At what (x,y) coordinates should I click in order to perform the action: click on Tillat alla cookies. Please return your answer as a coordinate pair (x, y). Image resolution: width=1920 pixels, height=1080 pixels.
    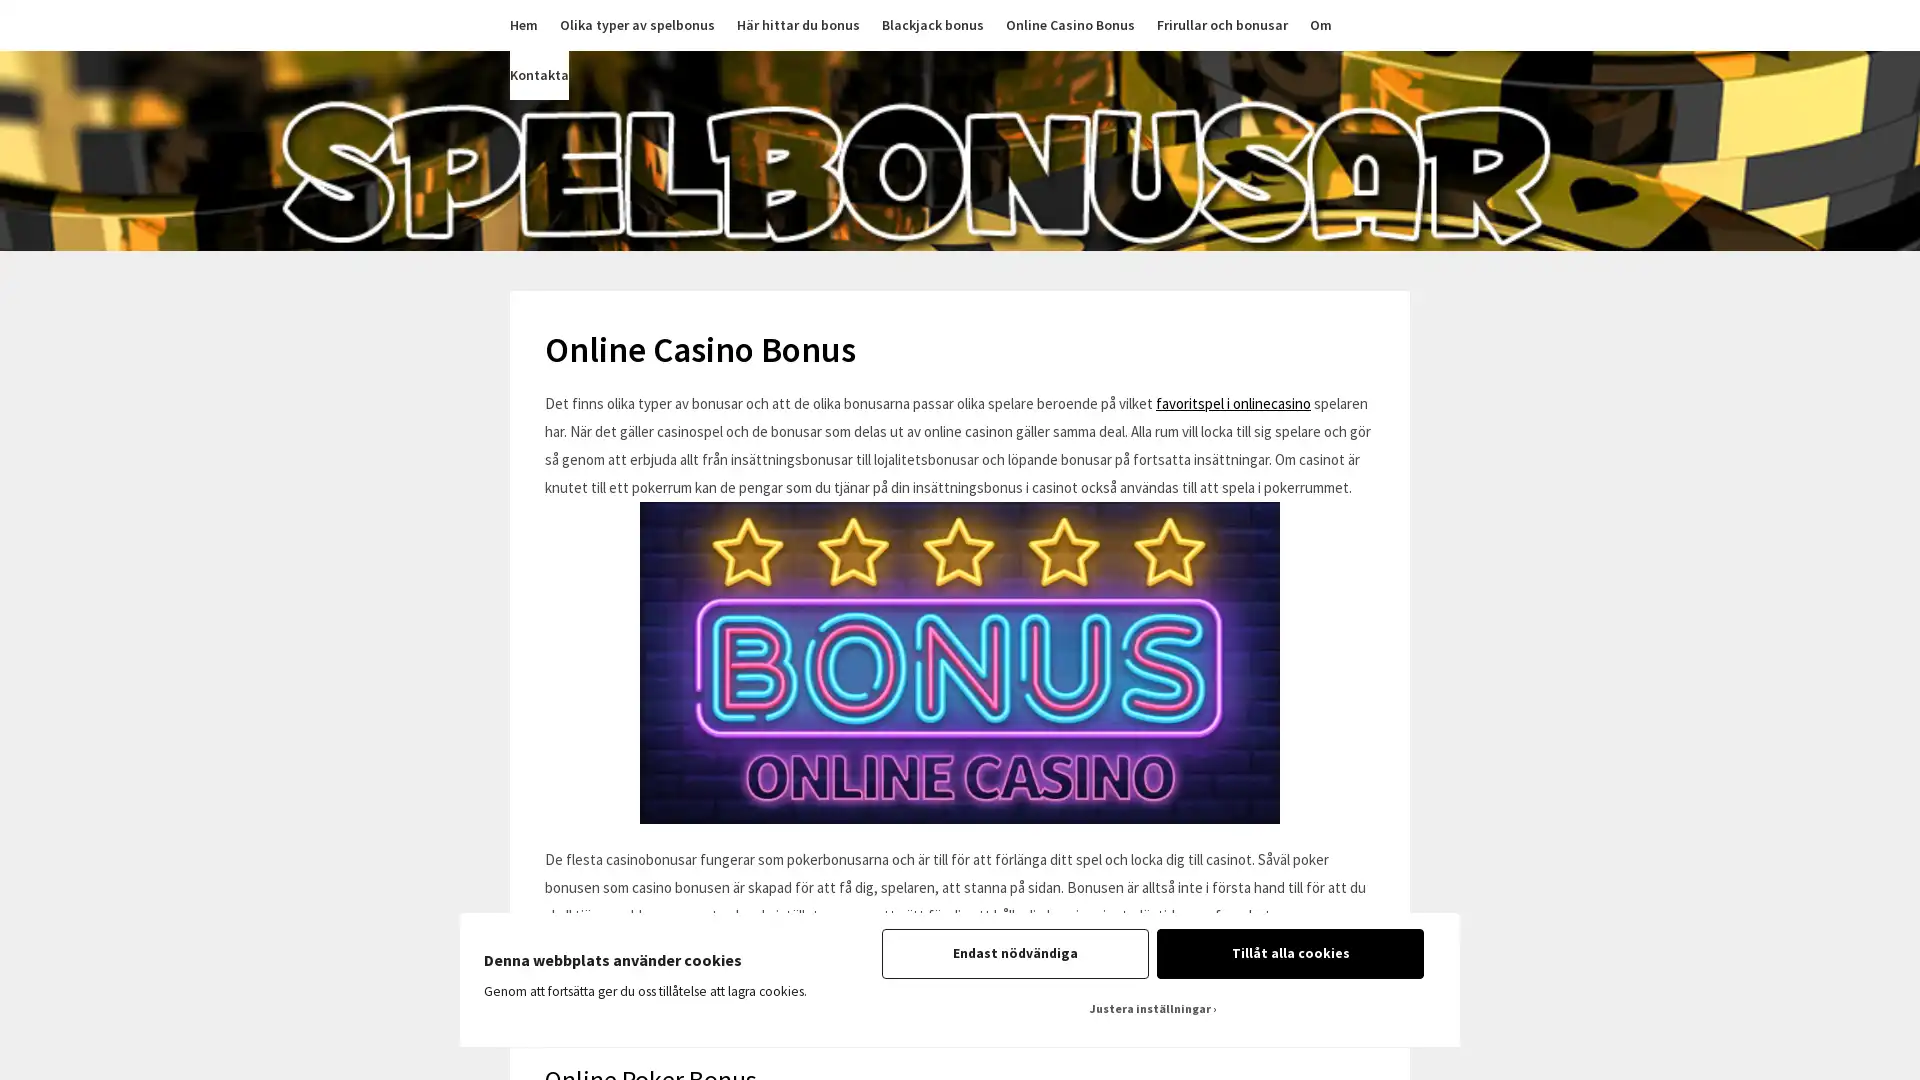
    Looking at the image, I should click on (1290, 952).